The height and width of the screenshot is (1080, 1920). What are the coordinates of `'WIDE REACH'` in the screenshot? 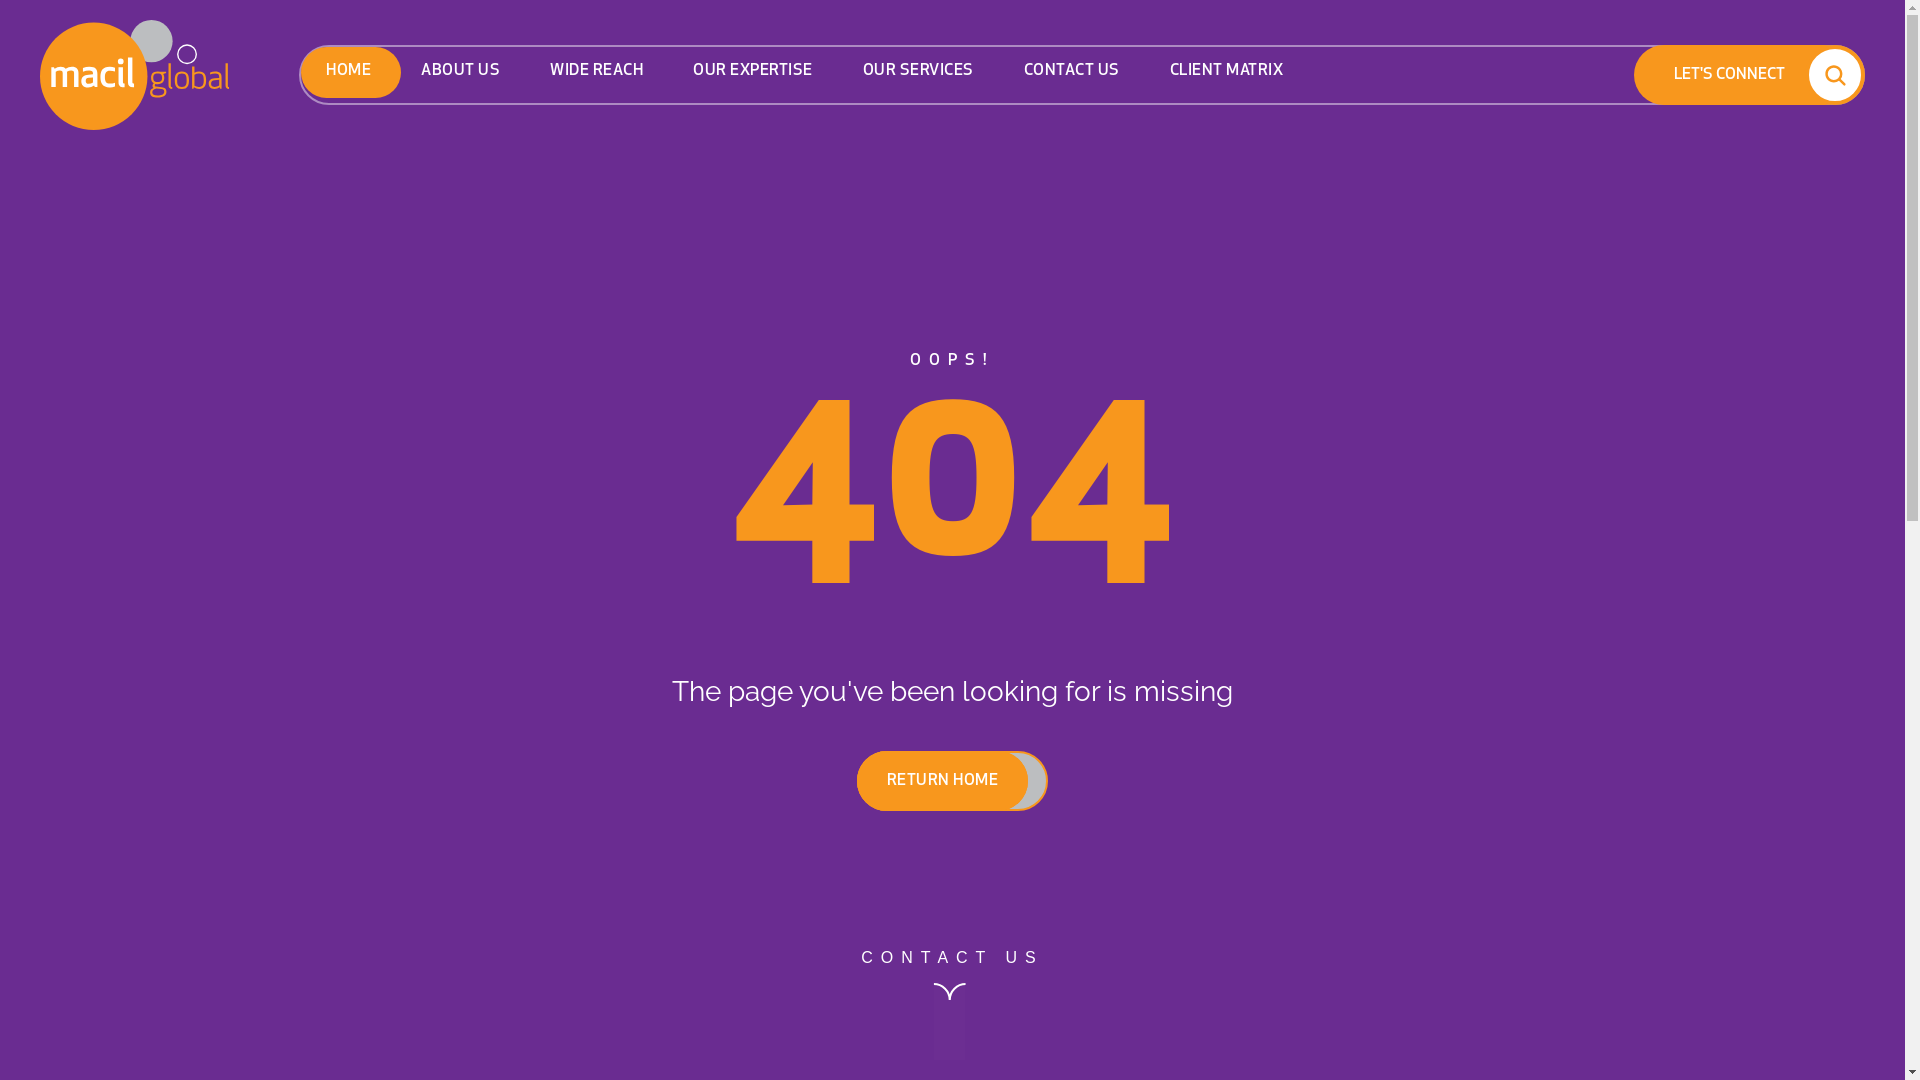 It's located at (595, 71).